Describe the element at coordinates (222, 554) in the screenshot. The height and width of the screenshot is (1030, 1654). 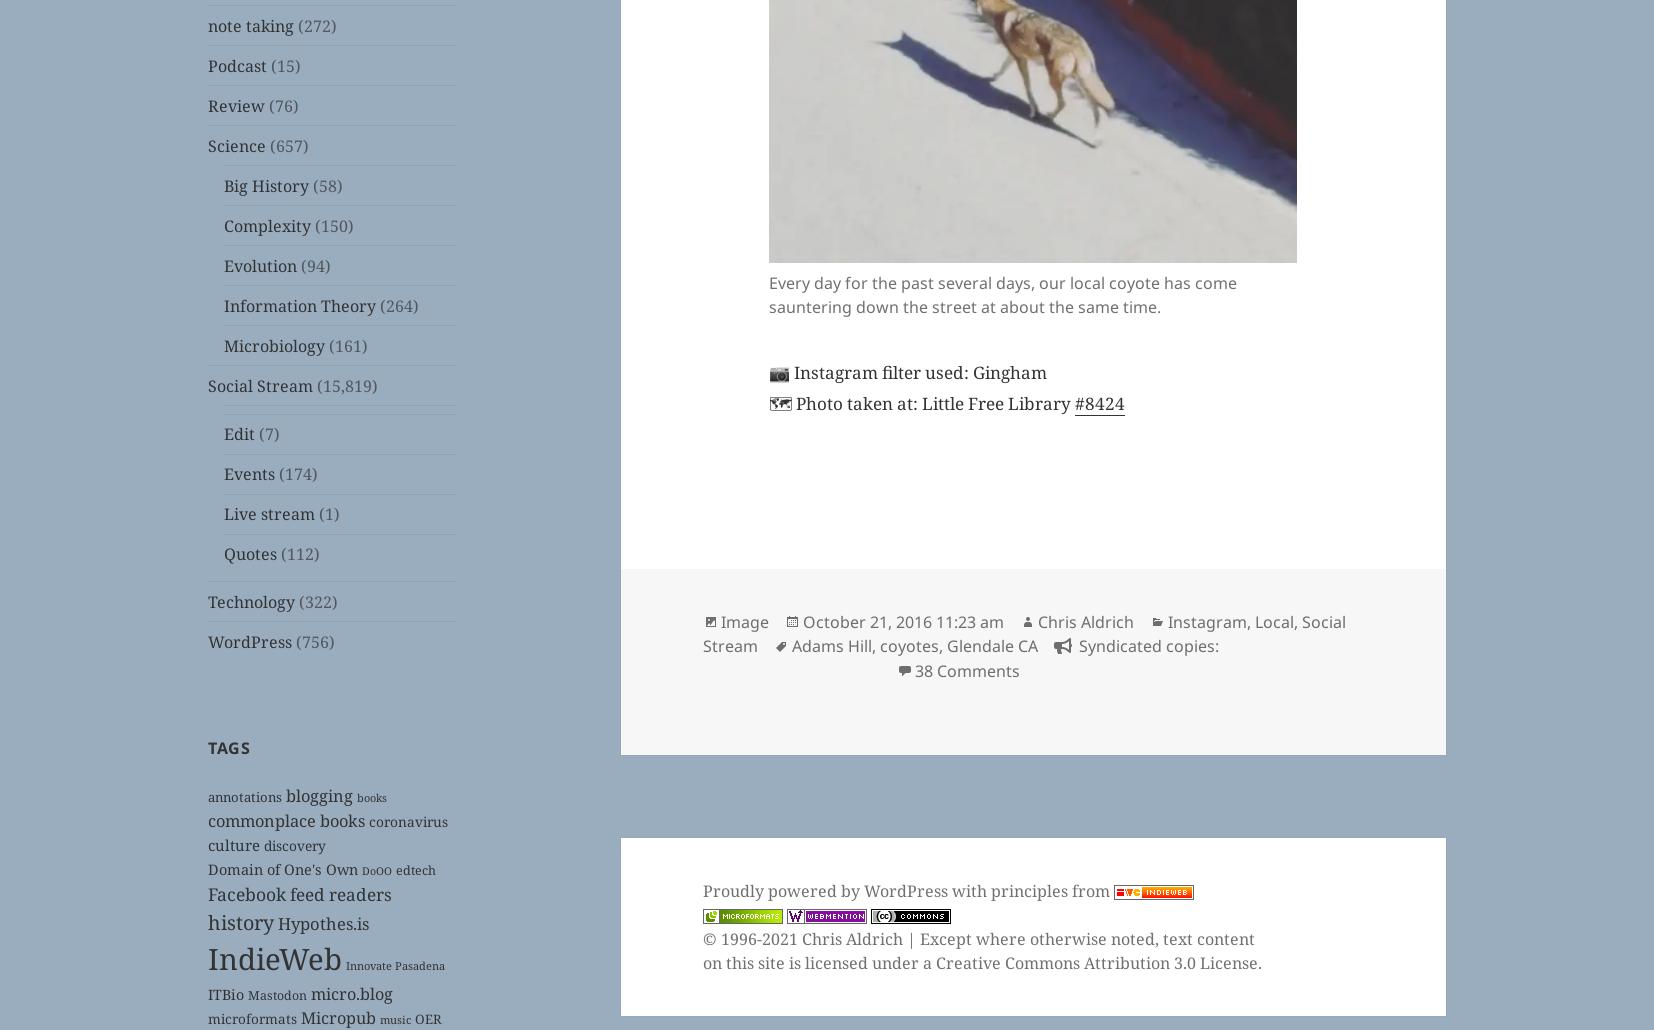
I see `'Quotes'` at that location.